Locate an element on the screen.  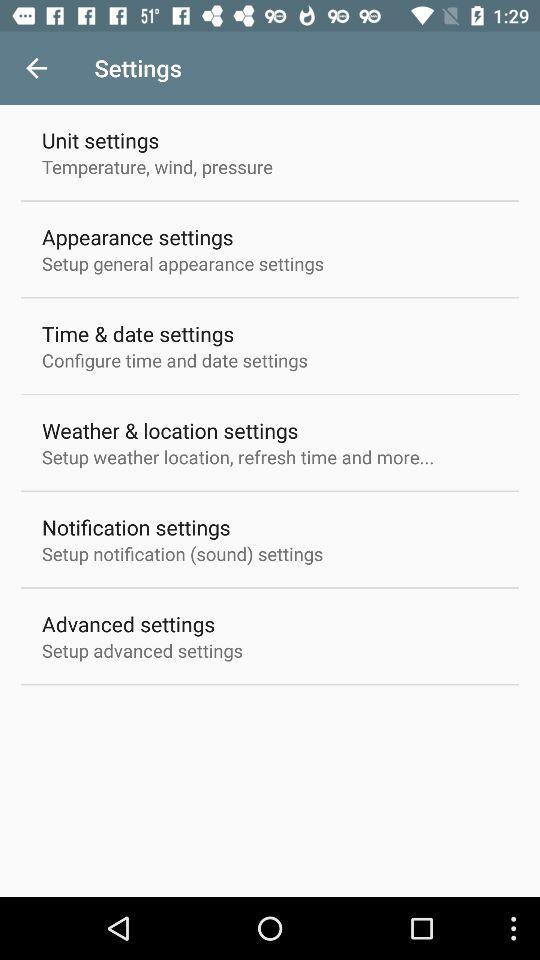
unit settings item is located at coordinates (99, 139).